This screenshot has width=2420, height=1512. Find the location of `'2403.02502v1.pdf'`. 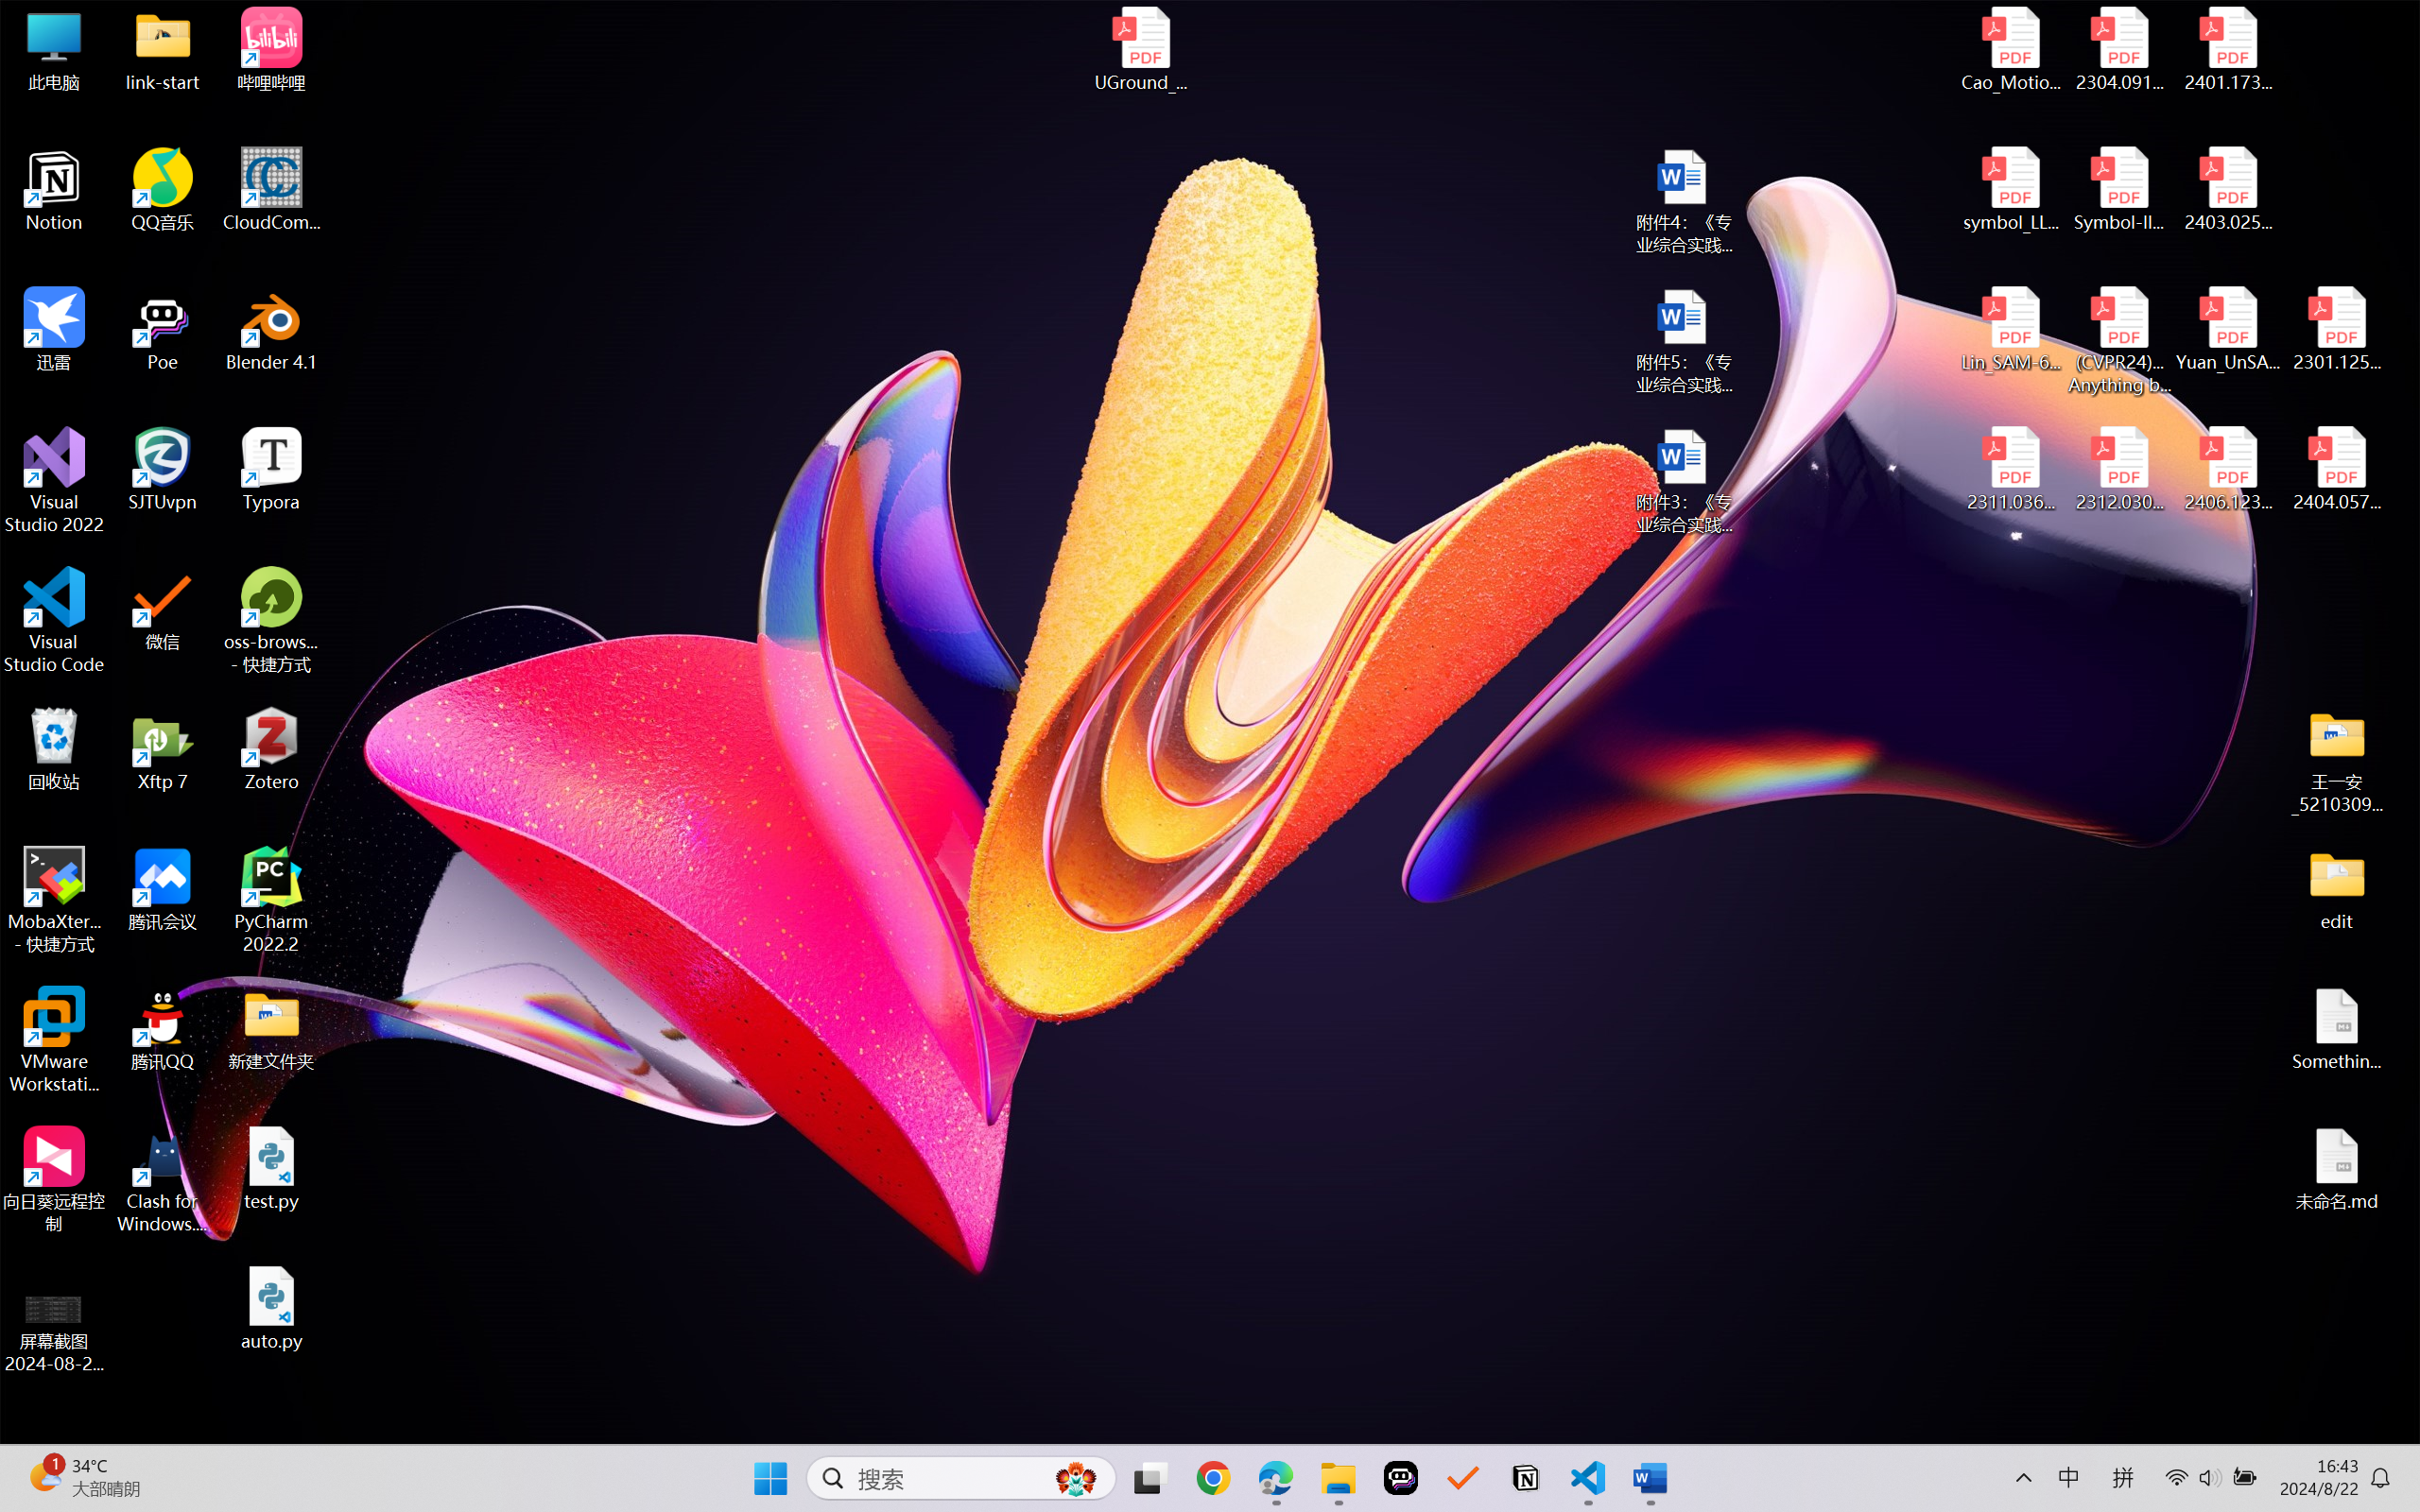

'2403.02502v1.pdf' is located at coordinates (2226, 190).